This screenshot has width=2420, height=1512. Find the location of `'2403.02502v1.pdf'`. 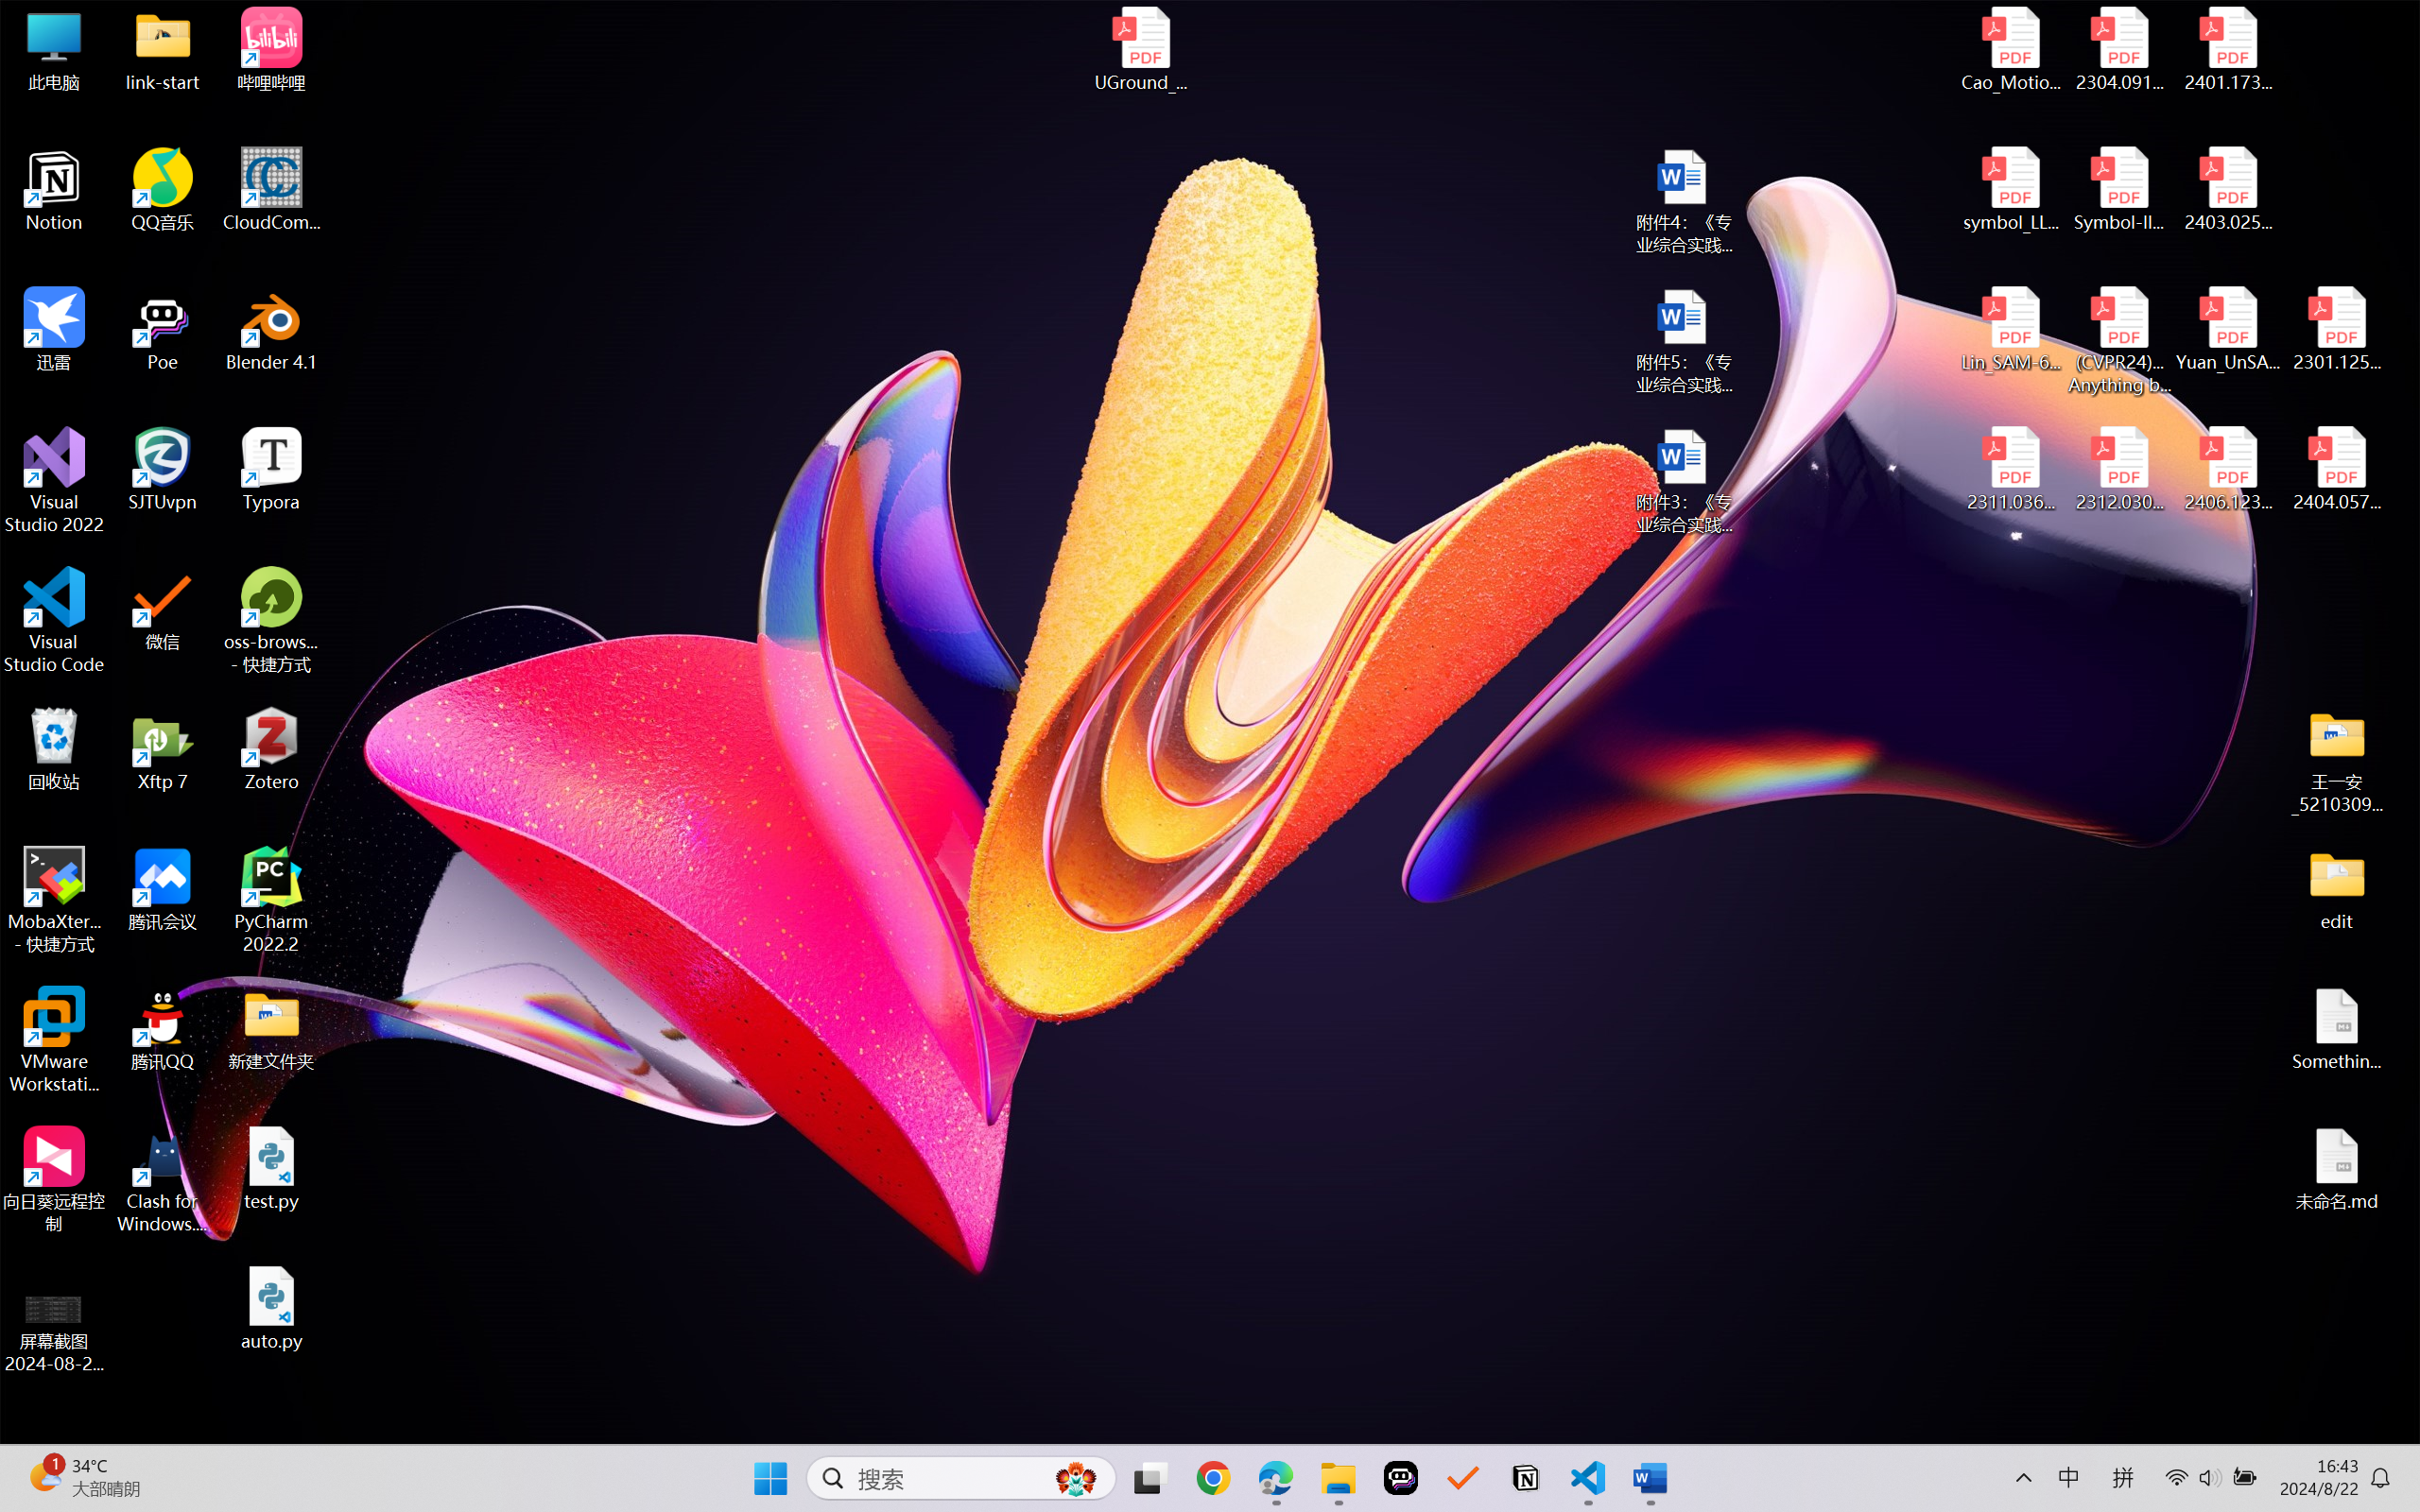

'2403.02502v1.pdf' is located at coordinates (2226, 190).